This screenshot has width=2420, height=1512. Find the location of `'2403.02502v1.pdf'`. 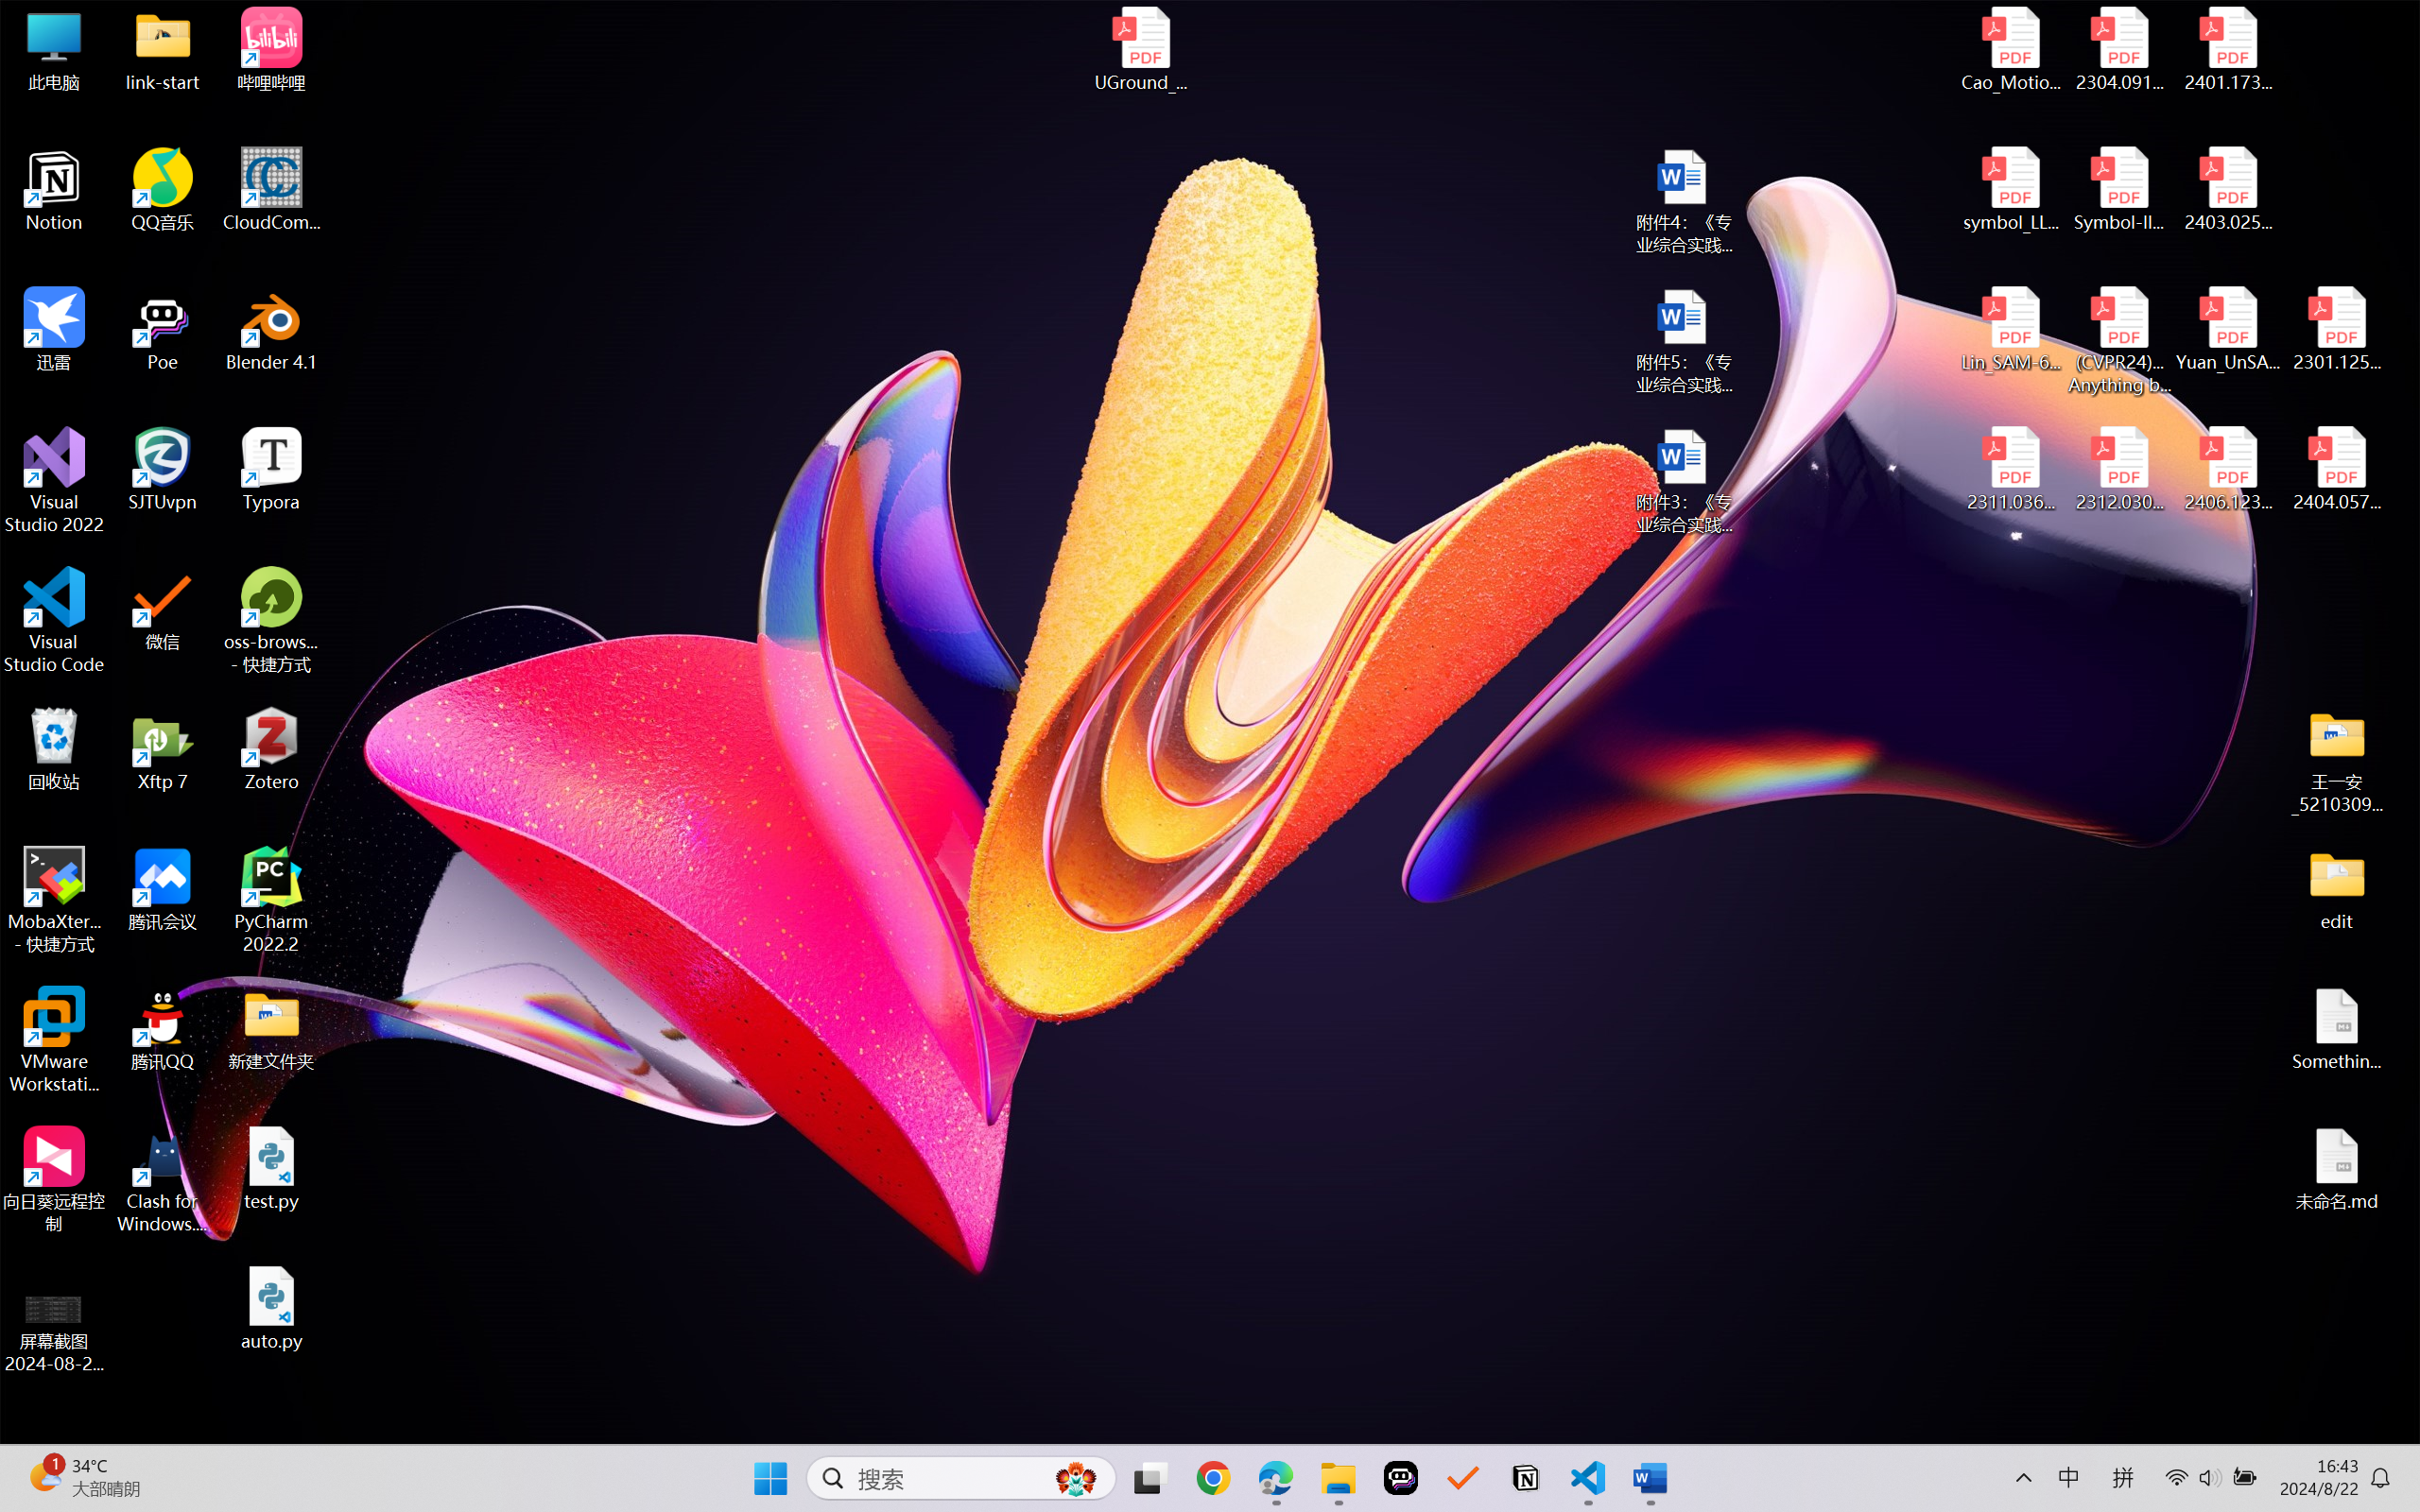

'2403.02502v1.pdf' is located at coordinates (2226, 190).